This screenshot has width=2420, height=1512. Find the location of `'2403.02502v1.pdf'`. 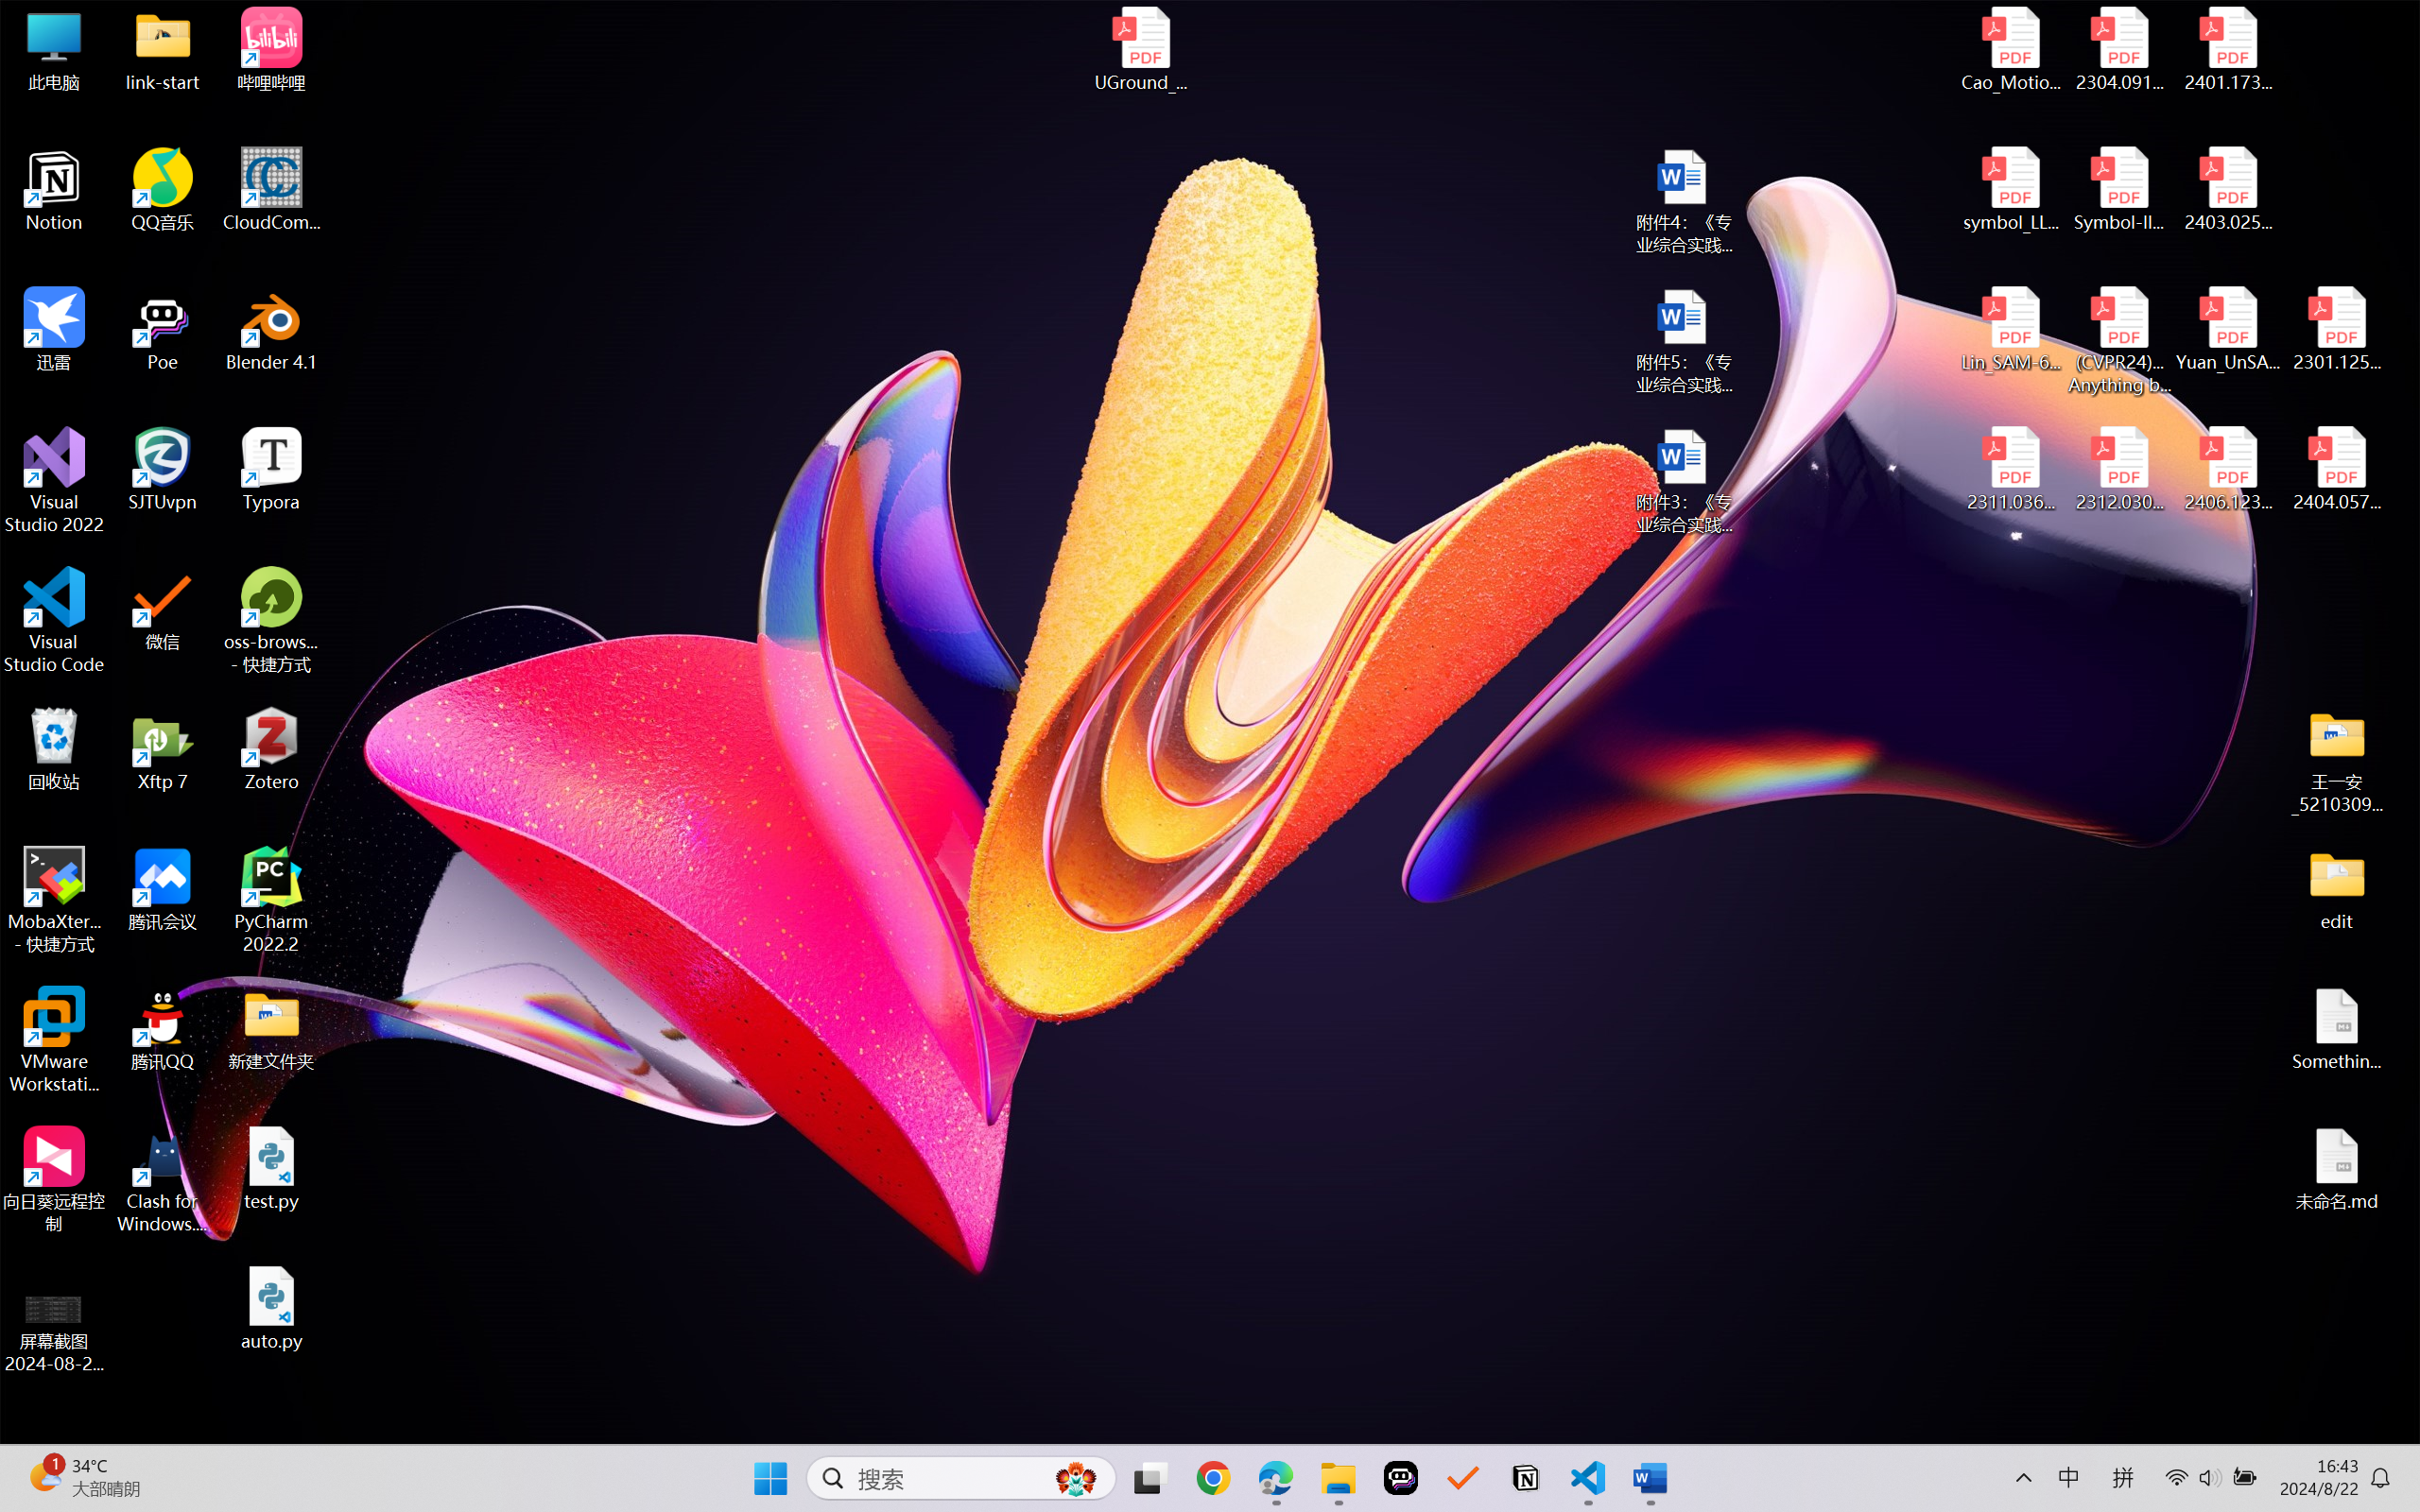

'2403.02502v1.pdf' is located at coordinates (2226, 190).